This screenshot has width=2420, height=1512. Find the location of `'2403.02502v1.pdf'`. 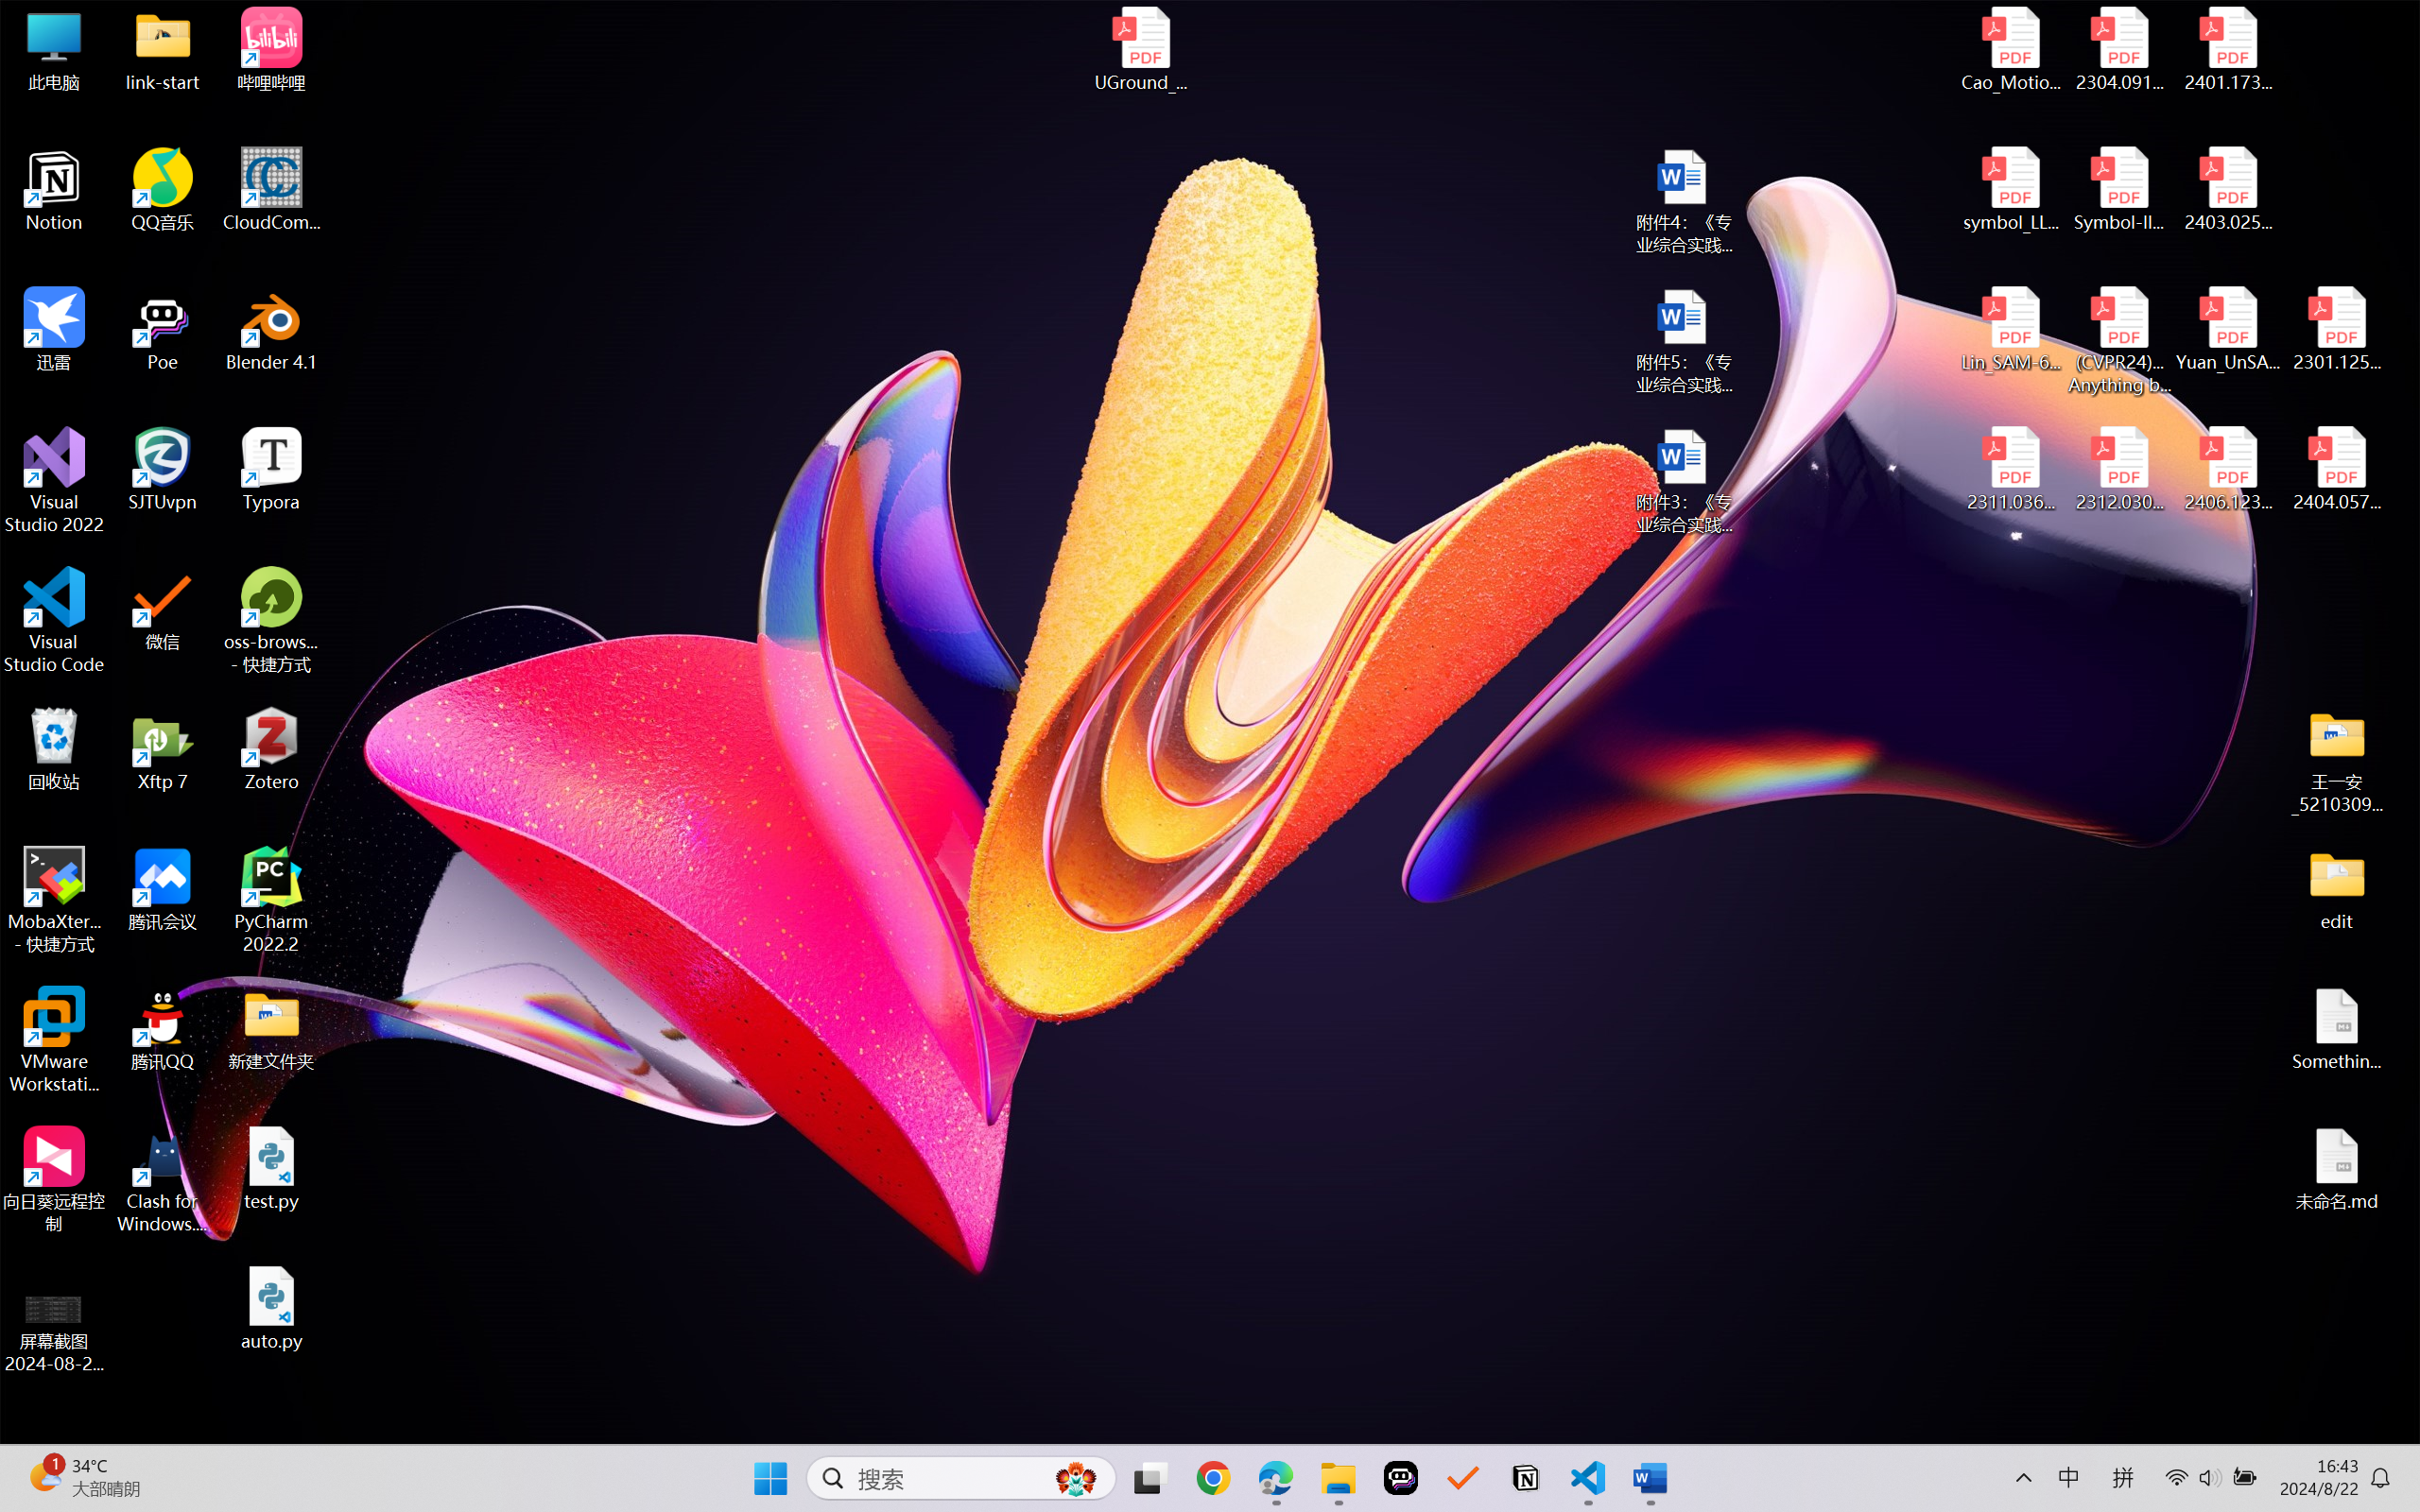

'2403.02502v1.pdf' is located at coordinates (2226, 190).